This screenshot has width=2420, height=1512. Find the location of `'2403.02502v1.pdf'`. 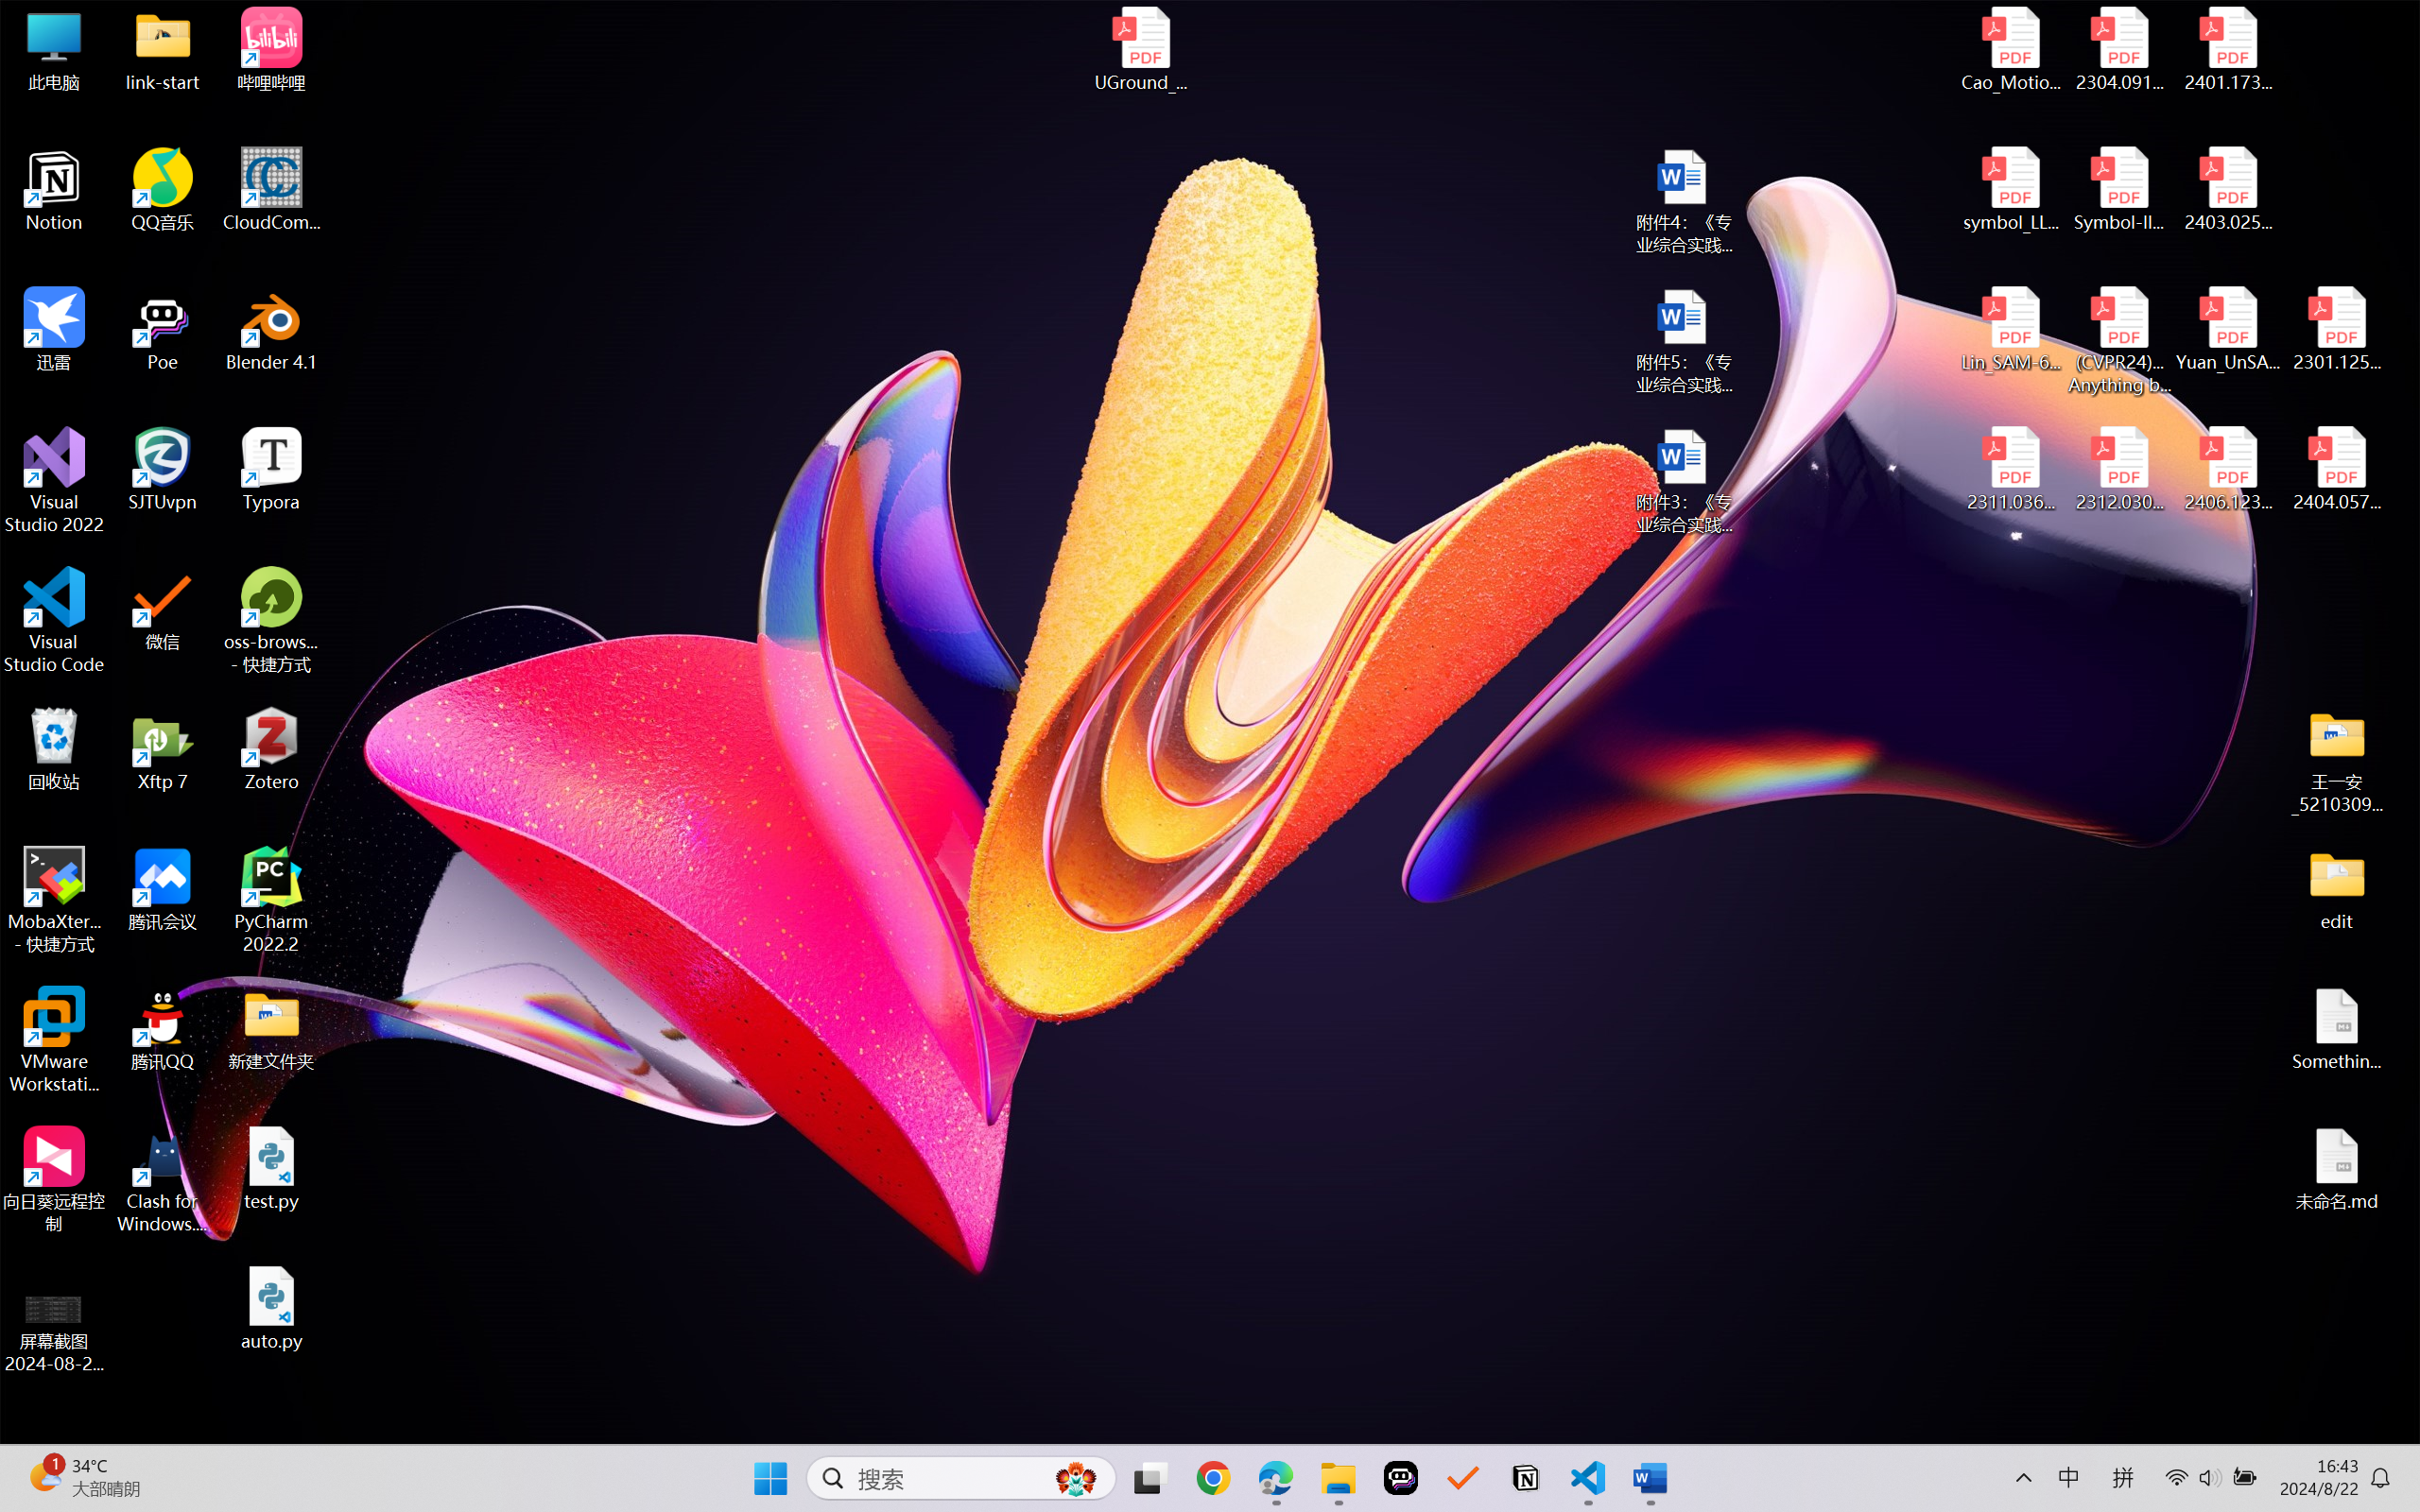

'2403.02502v1.pdf' is located at coordinates (2226, 190).